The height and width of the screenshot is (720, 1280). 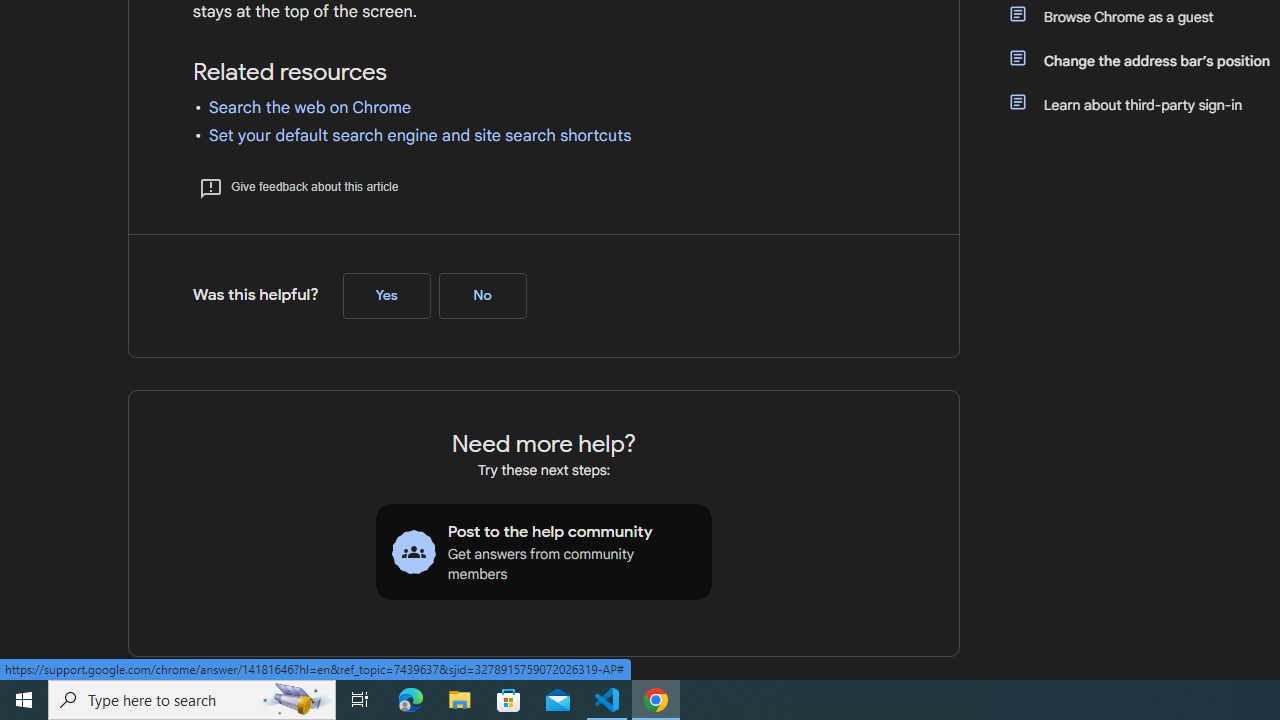 What do you see at coordinates (309, 108) in the screenshot?
I see `'Search the web on Chrome'` at bounding box center [309, 108].